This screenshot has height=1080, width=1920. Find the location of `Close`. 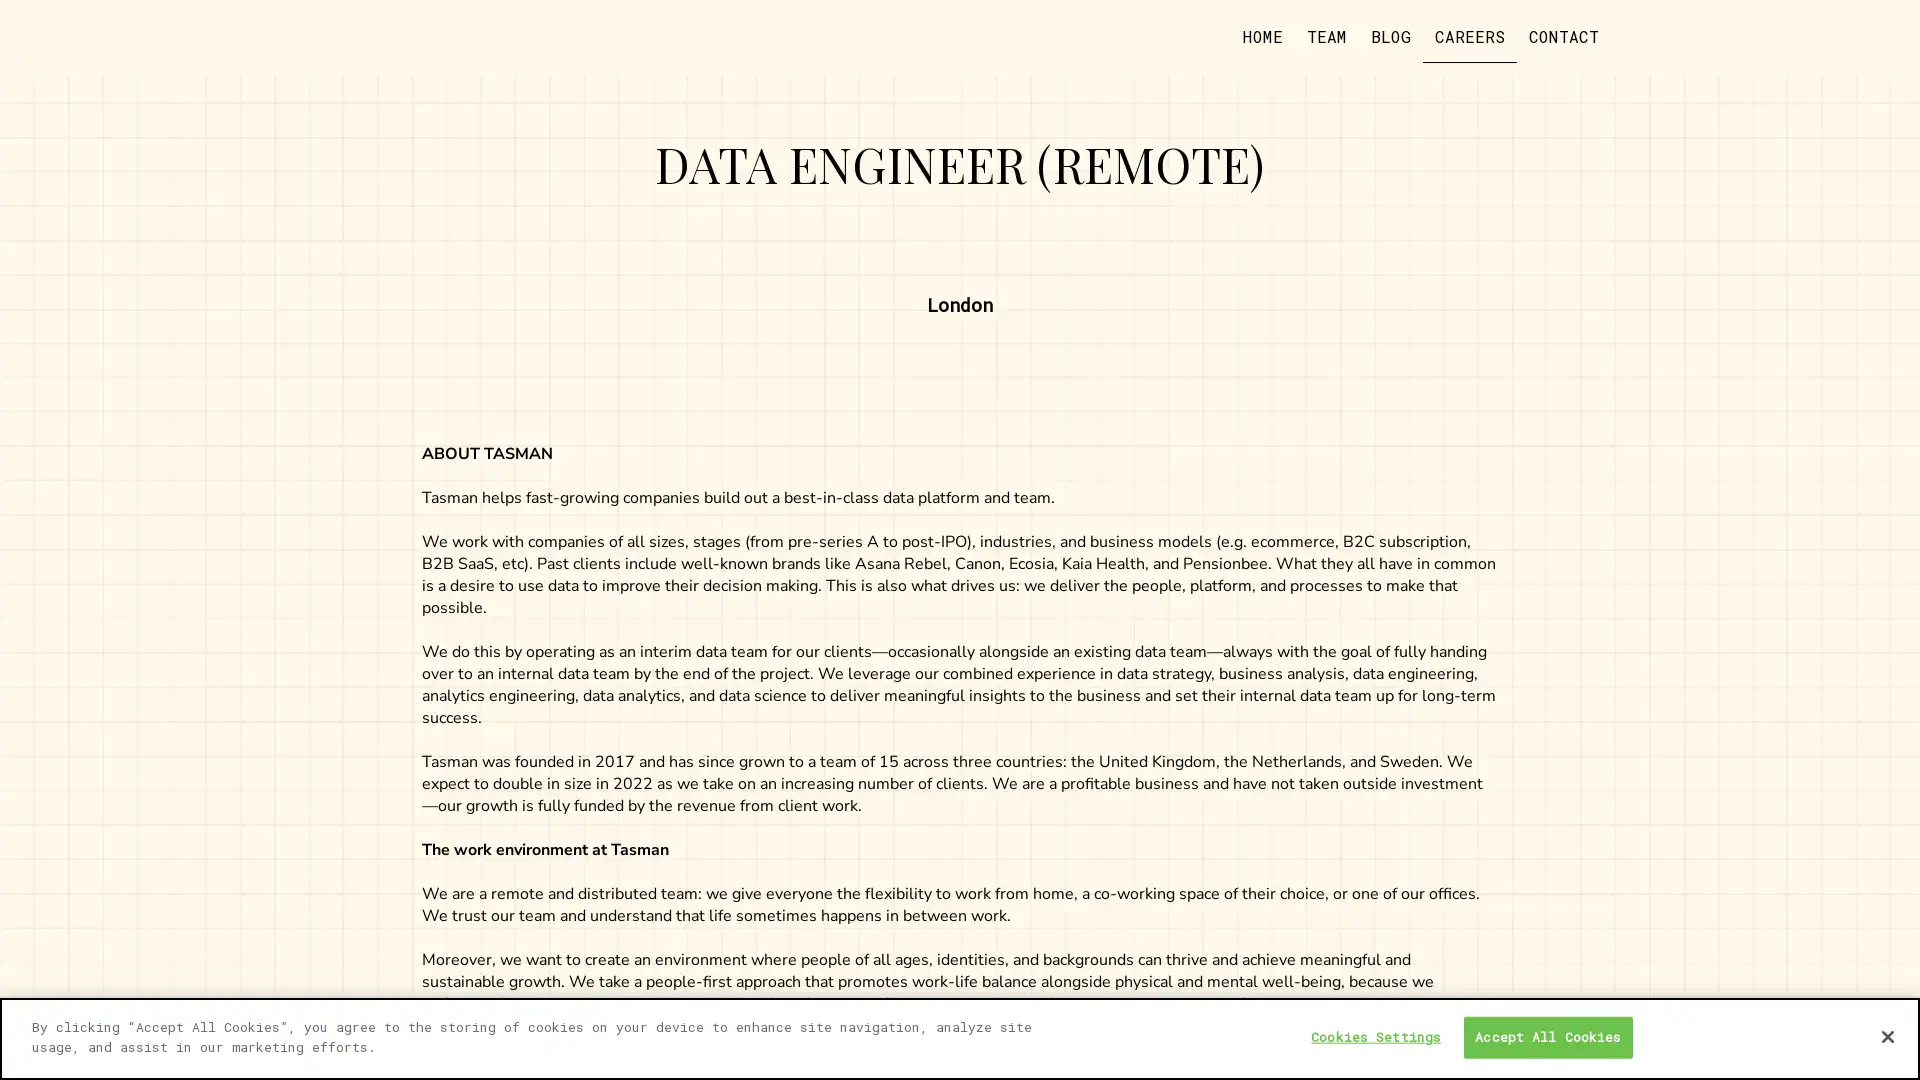

Close is located at coordinates (1886, 1035).